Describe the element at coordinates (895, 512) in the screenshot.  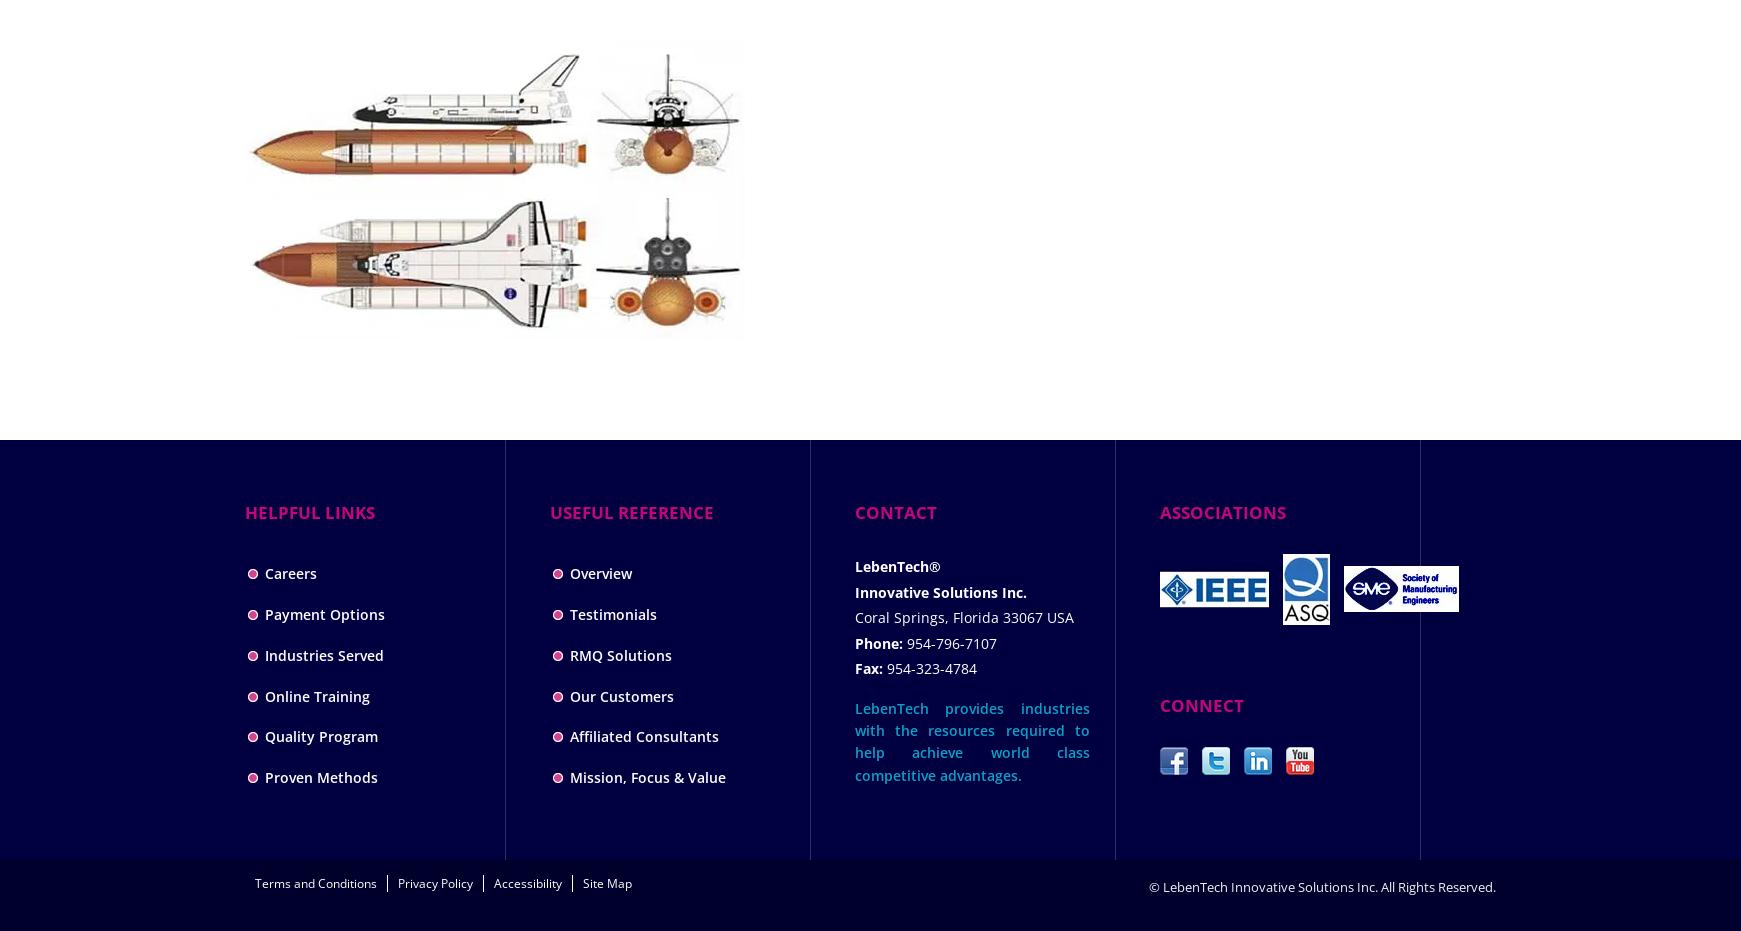
I see `'CONTACT'` at that location.